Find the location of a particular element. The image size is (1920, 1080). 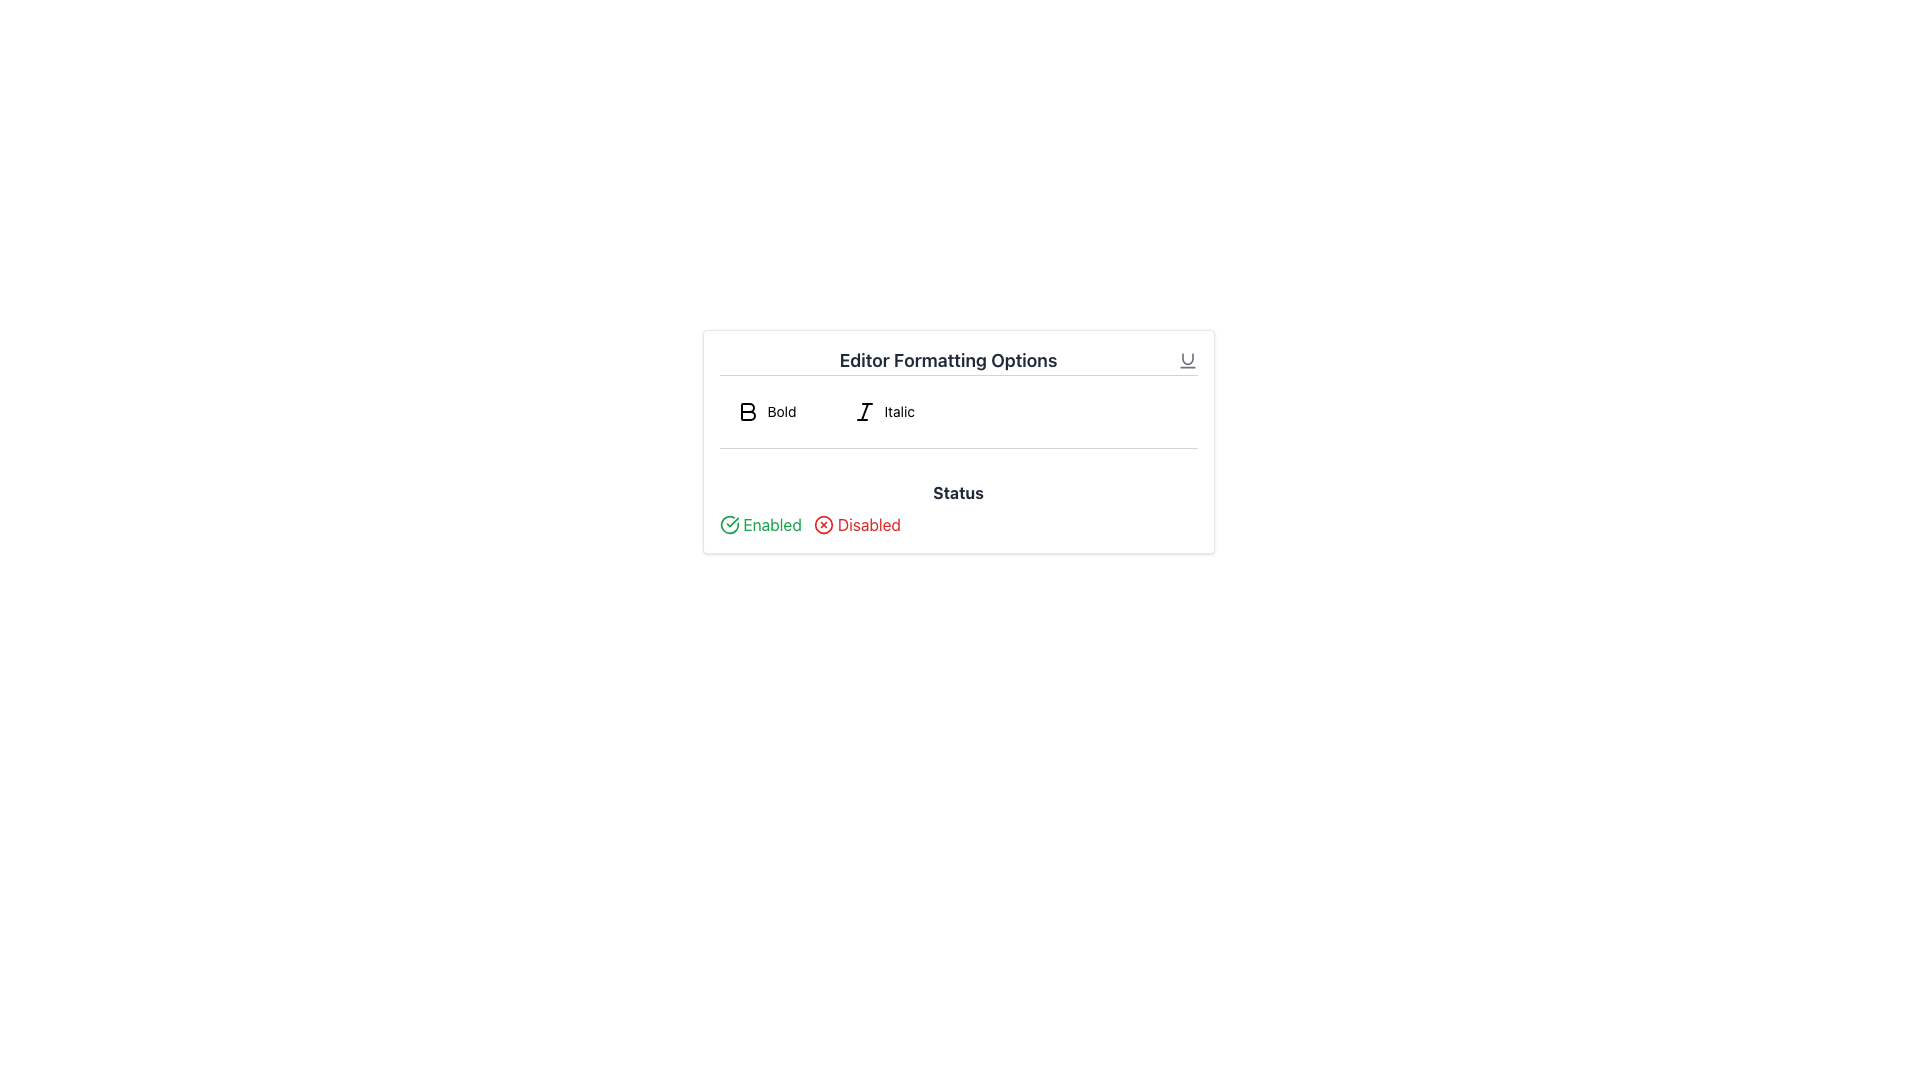

the 'Enabled' and 'Disabled' text labels in the Status section, which are styled in green and red respectively is located at coordinates (957, 523).